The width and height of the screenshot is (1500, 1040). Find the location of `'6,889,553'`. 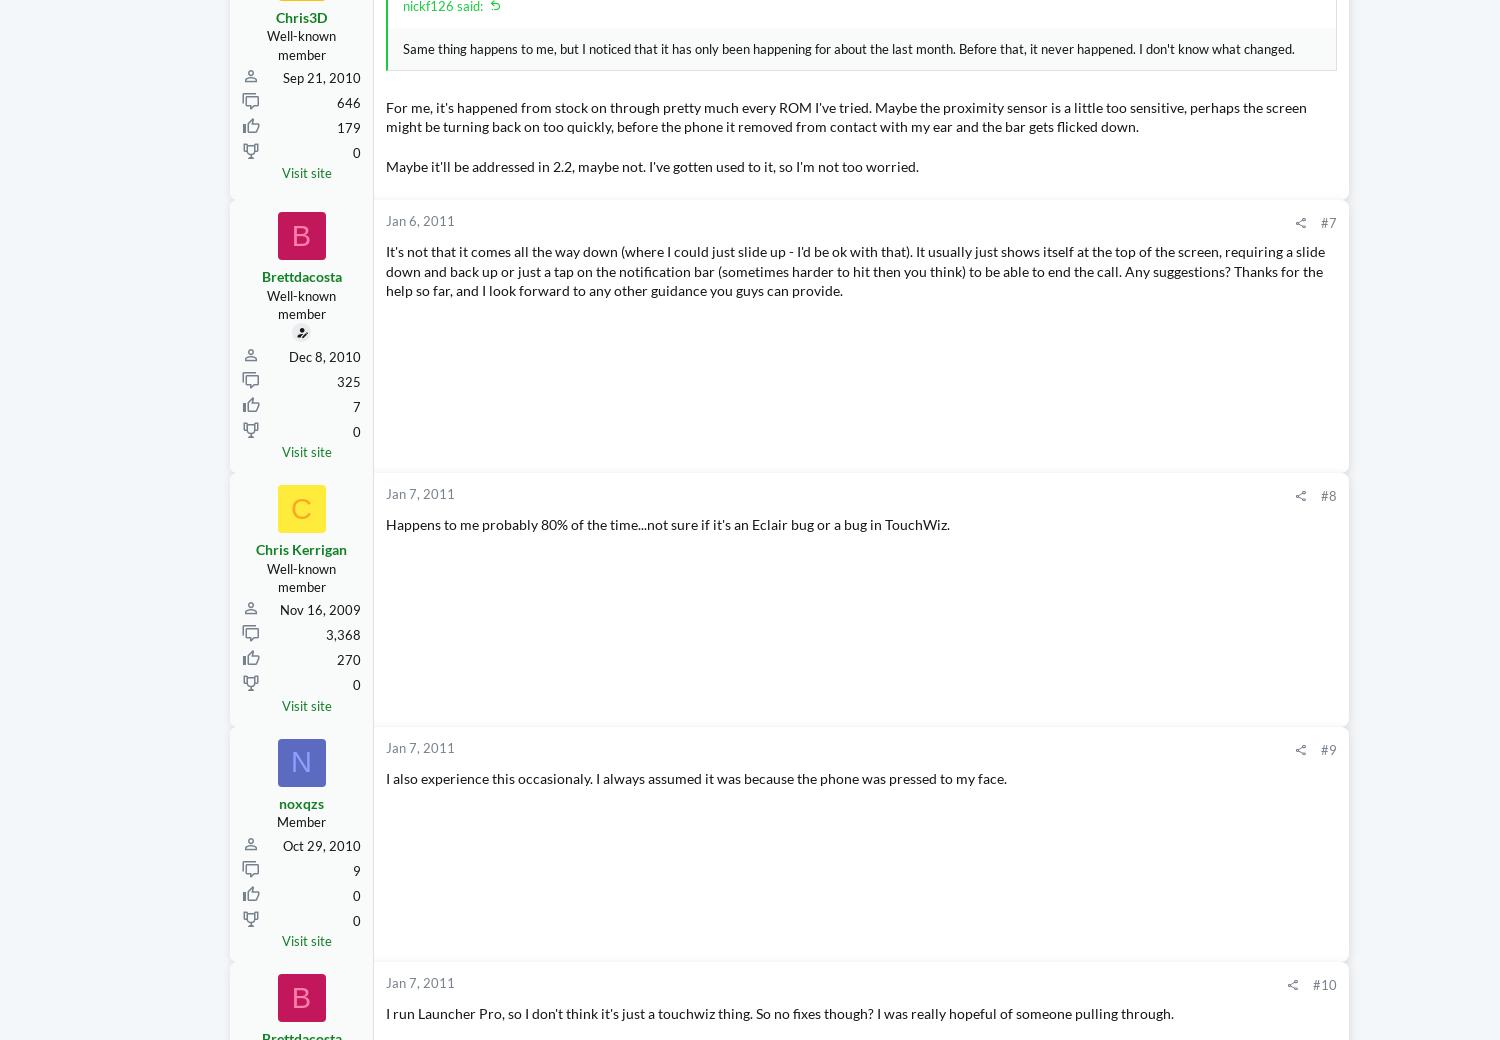

'6,889,553' is located at coordinates (1448, 393).